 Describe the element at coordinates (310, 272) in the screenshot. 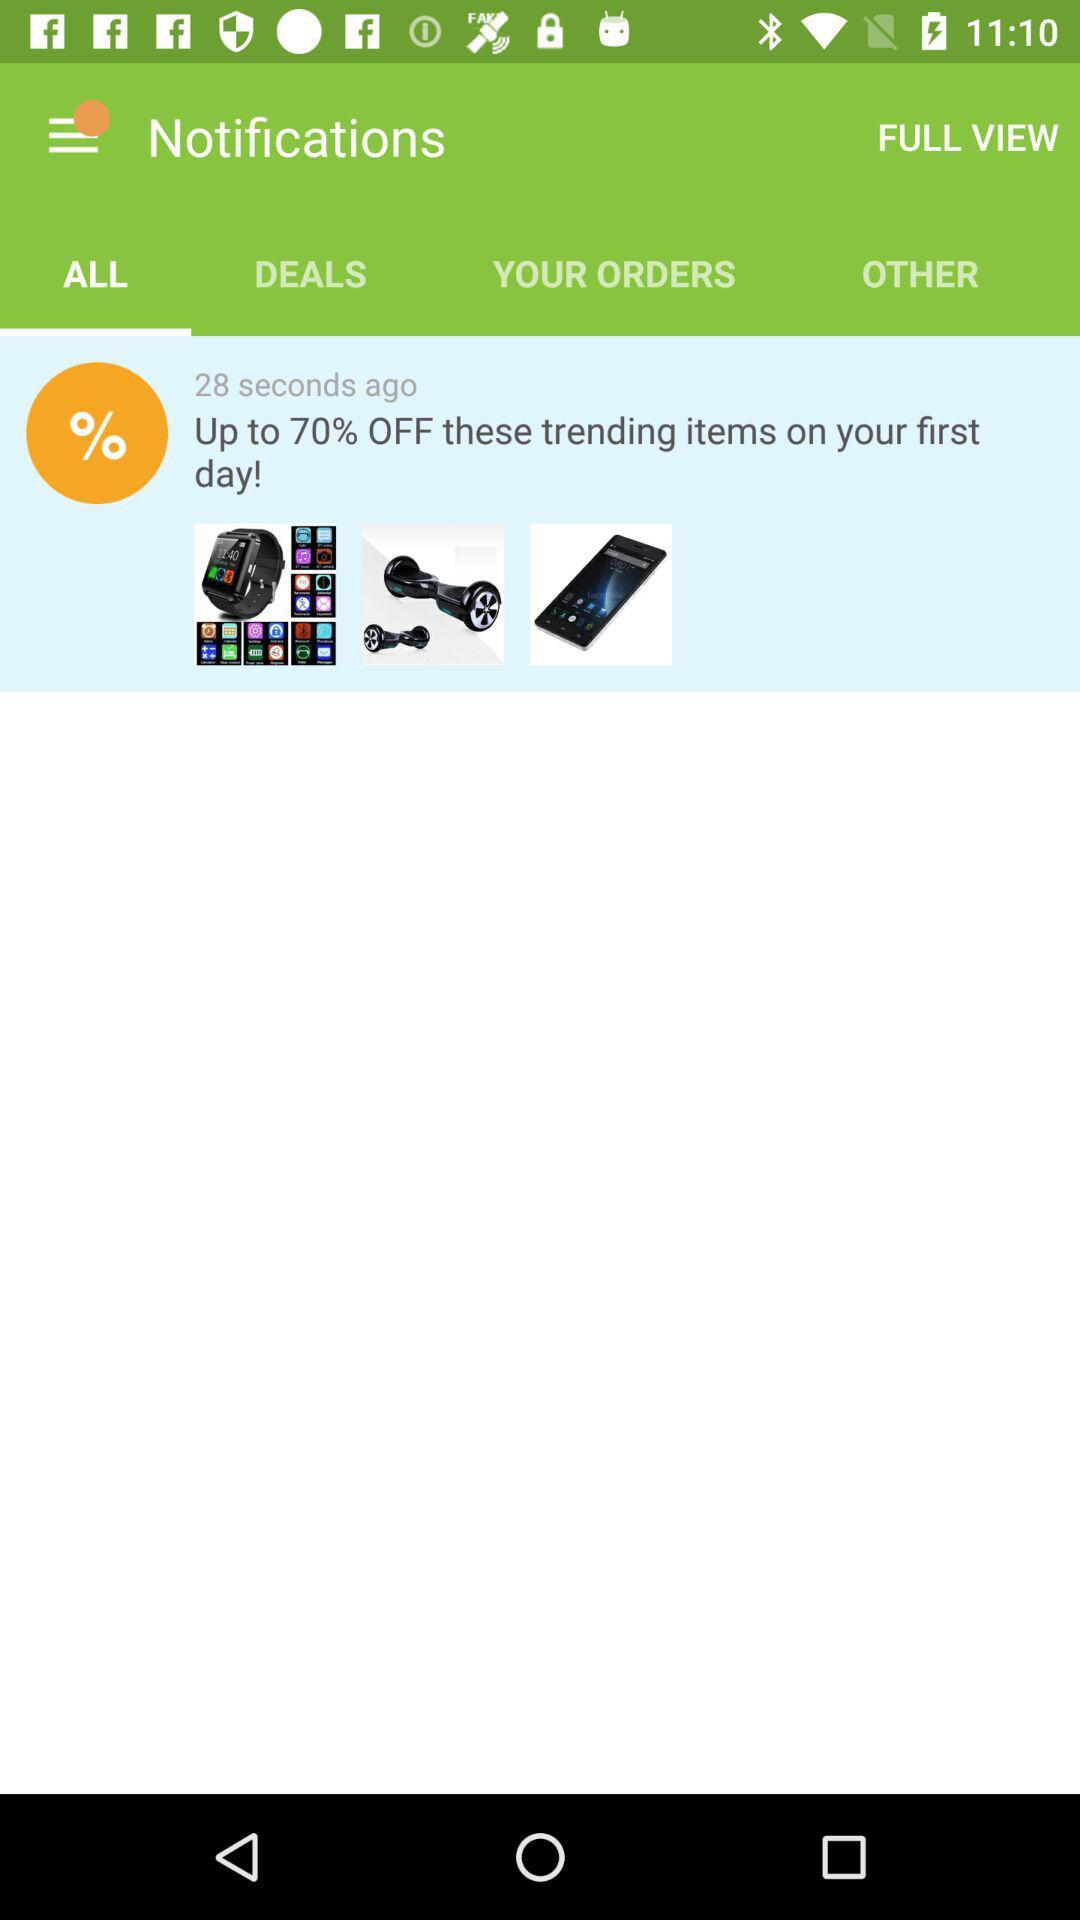

I see `the icon below the notifications icon` at that location.